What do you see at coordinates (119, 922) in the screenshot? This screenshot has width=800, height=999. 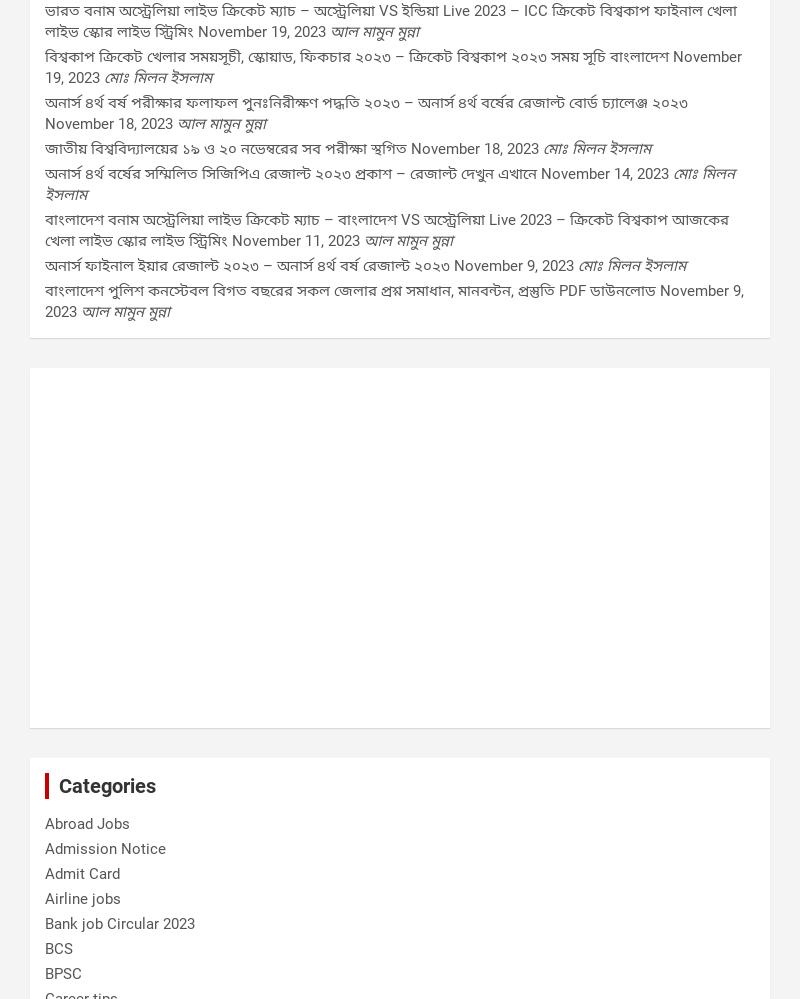 I see `'Bank job Circular 2023'` at bounding box center [119, 922].